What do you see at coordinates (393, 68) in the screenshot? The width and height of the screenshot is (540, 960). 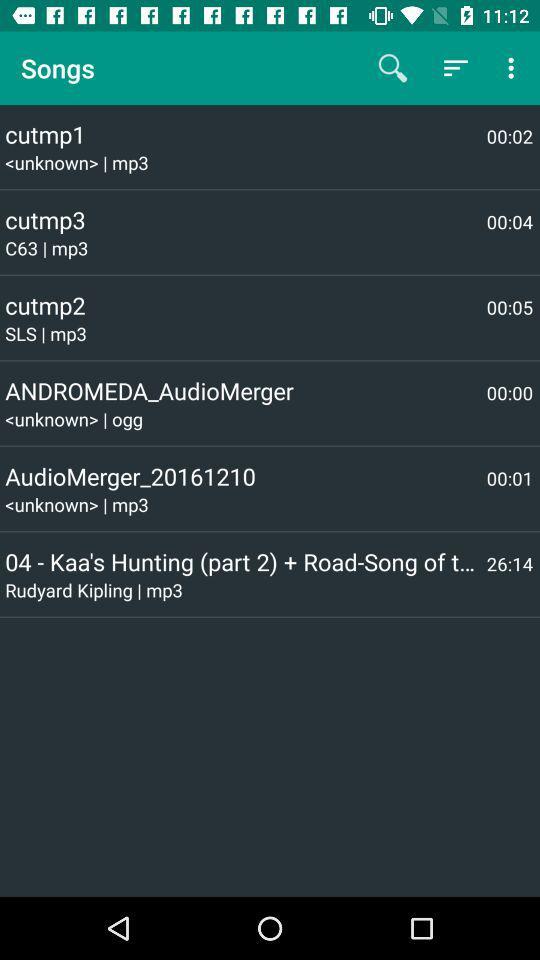 I see `the item above the cutmp1 item` at bounding box center [393, 68].